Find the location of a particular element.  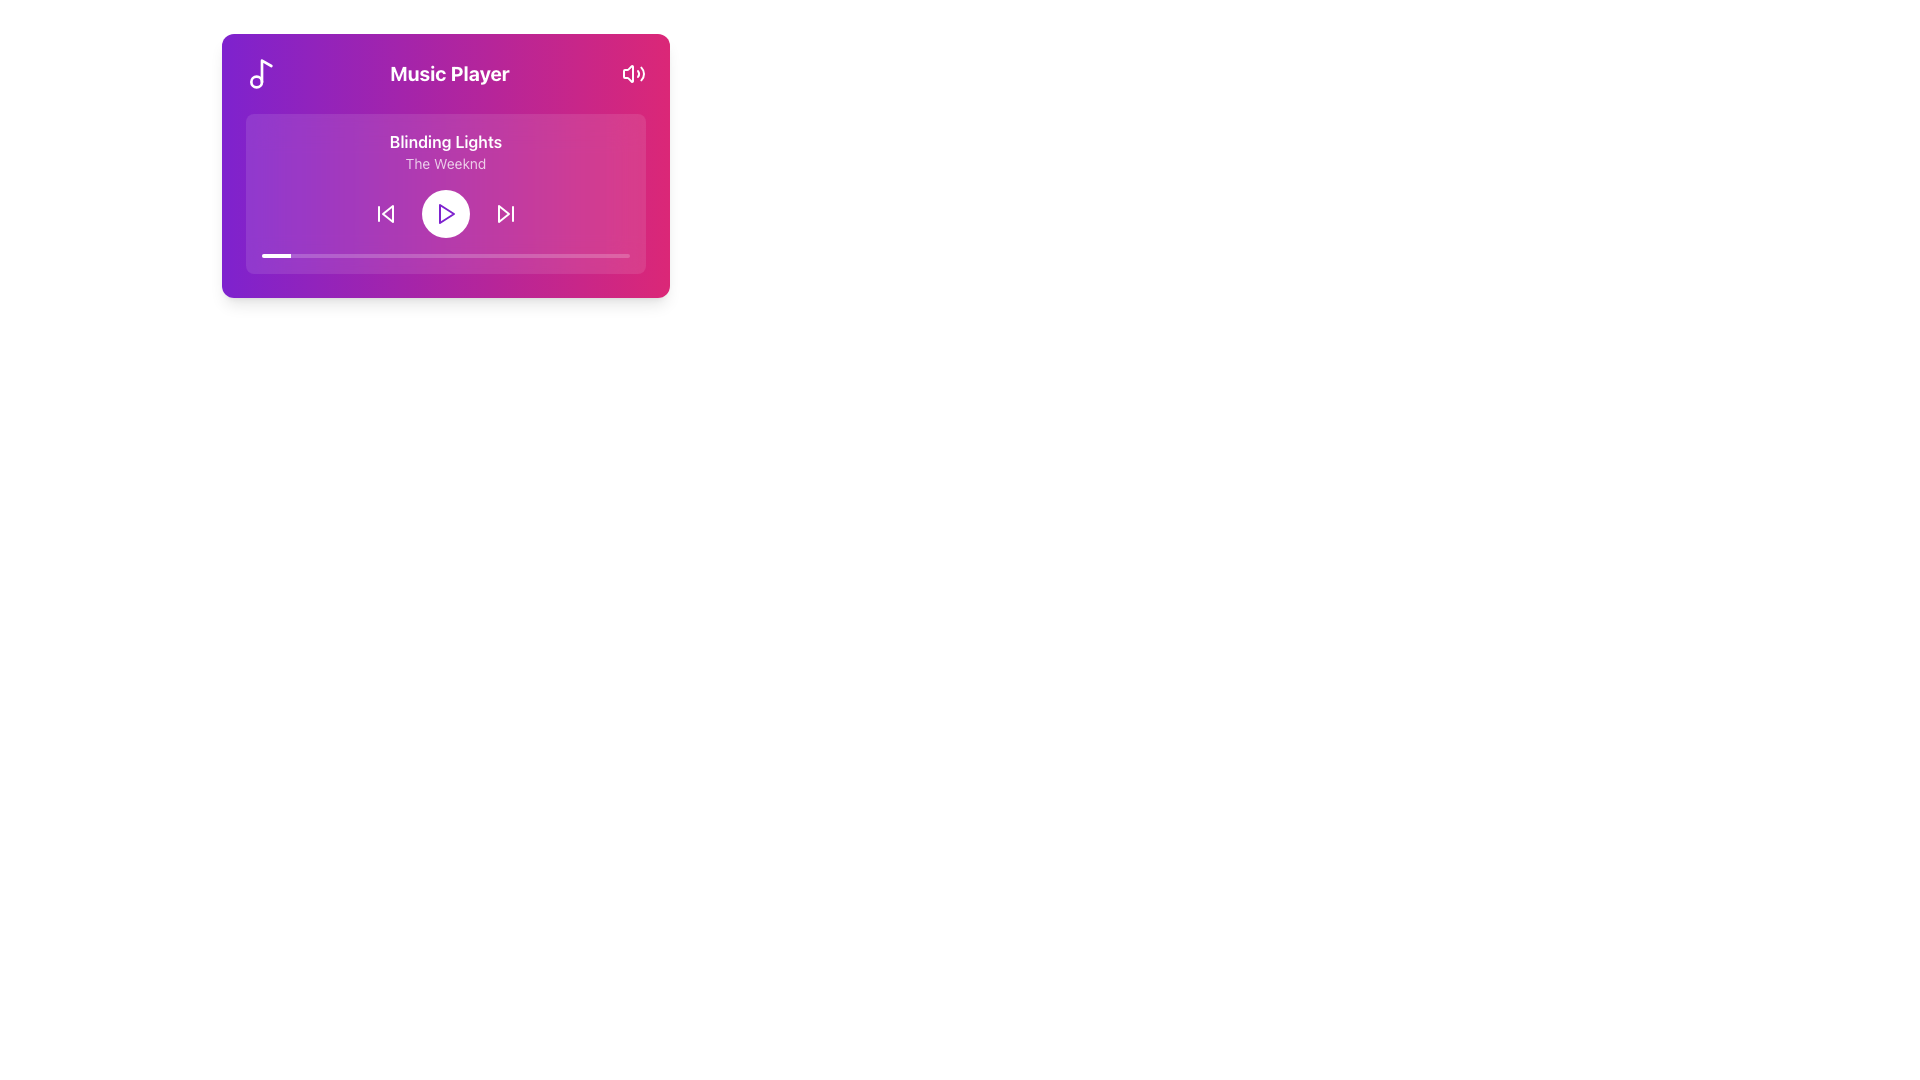

the decorative music icon located in the top-left corner of the music player interface for potential actions is located at coordinates (265, 70).